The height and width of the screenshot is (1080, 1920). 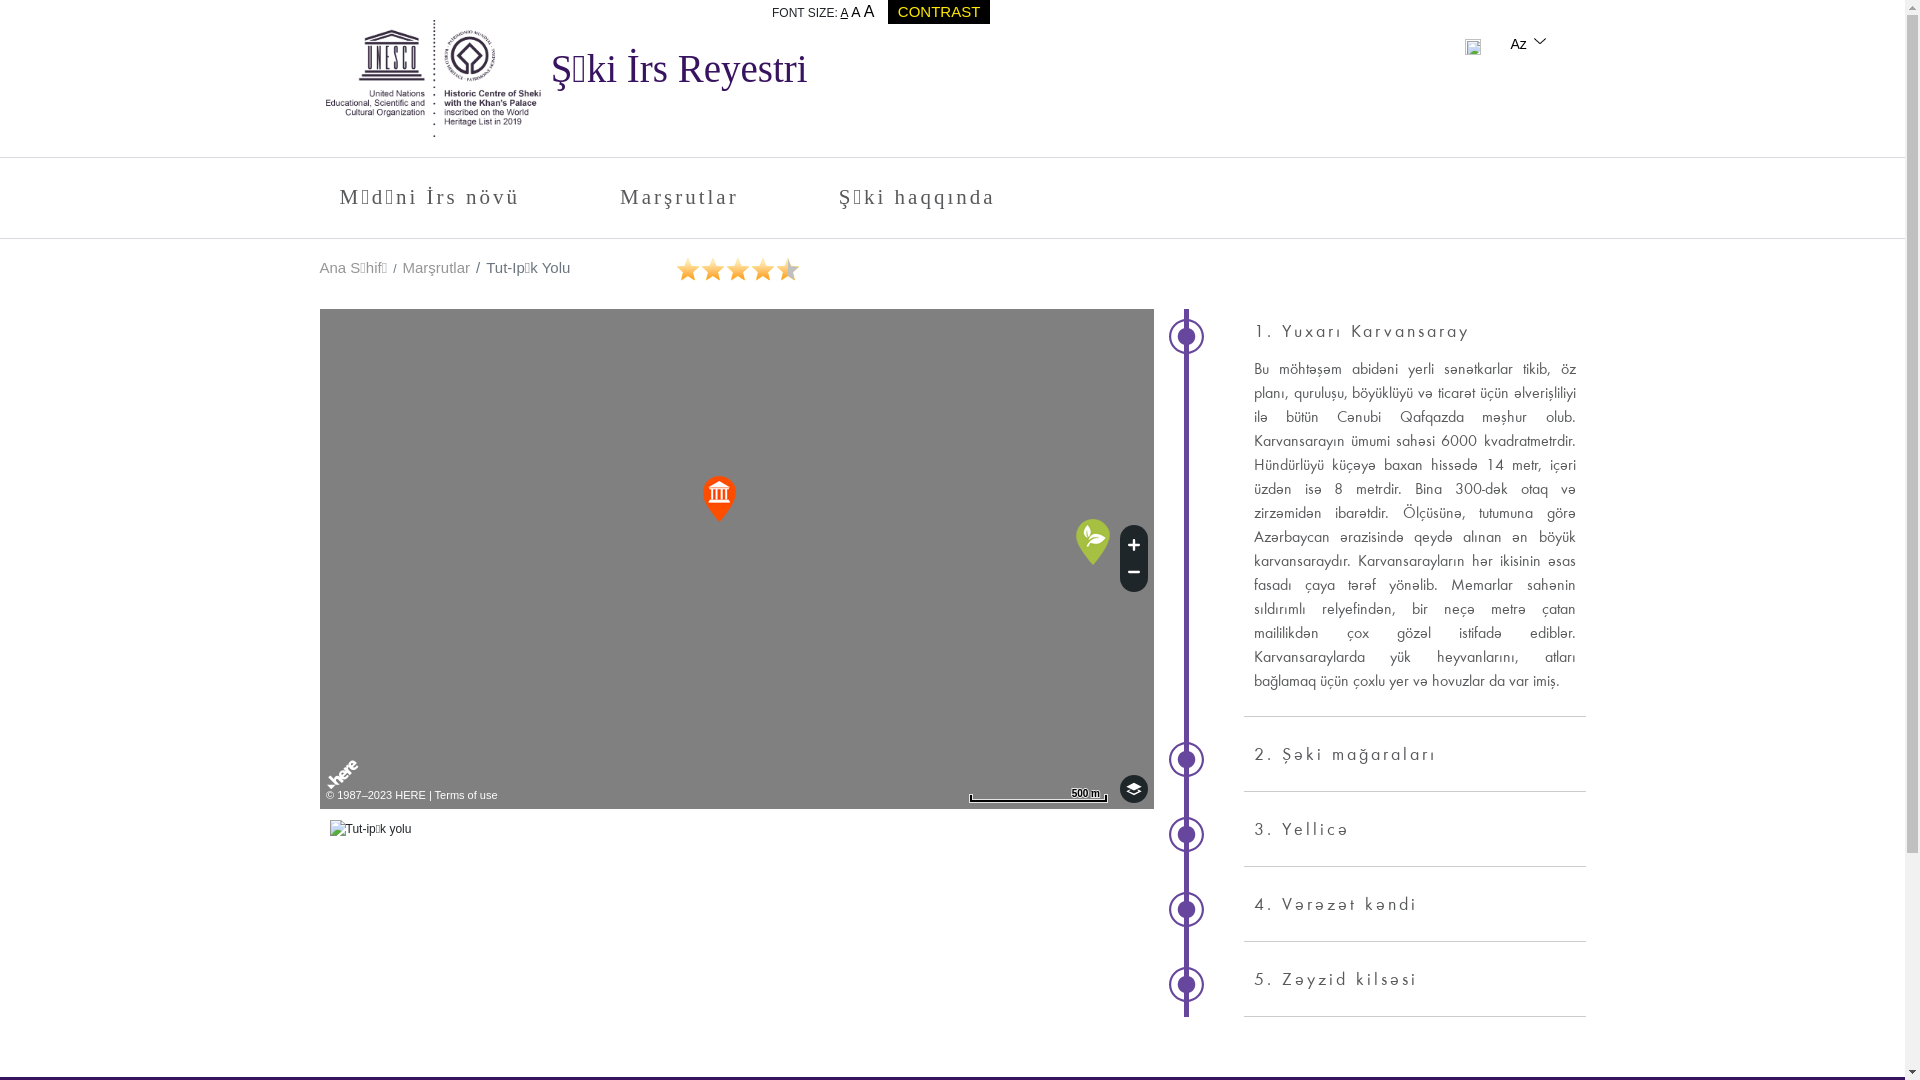 I want to click on 'A', so click(x=843, y=12).